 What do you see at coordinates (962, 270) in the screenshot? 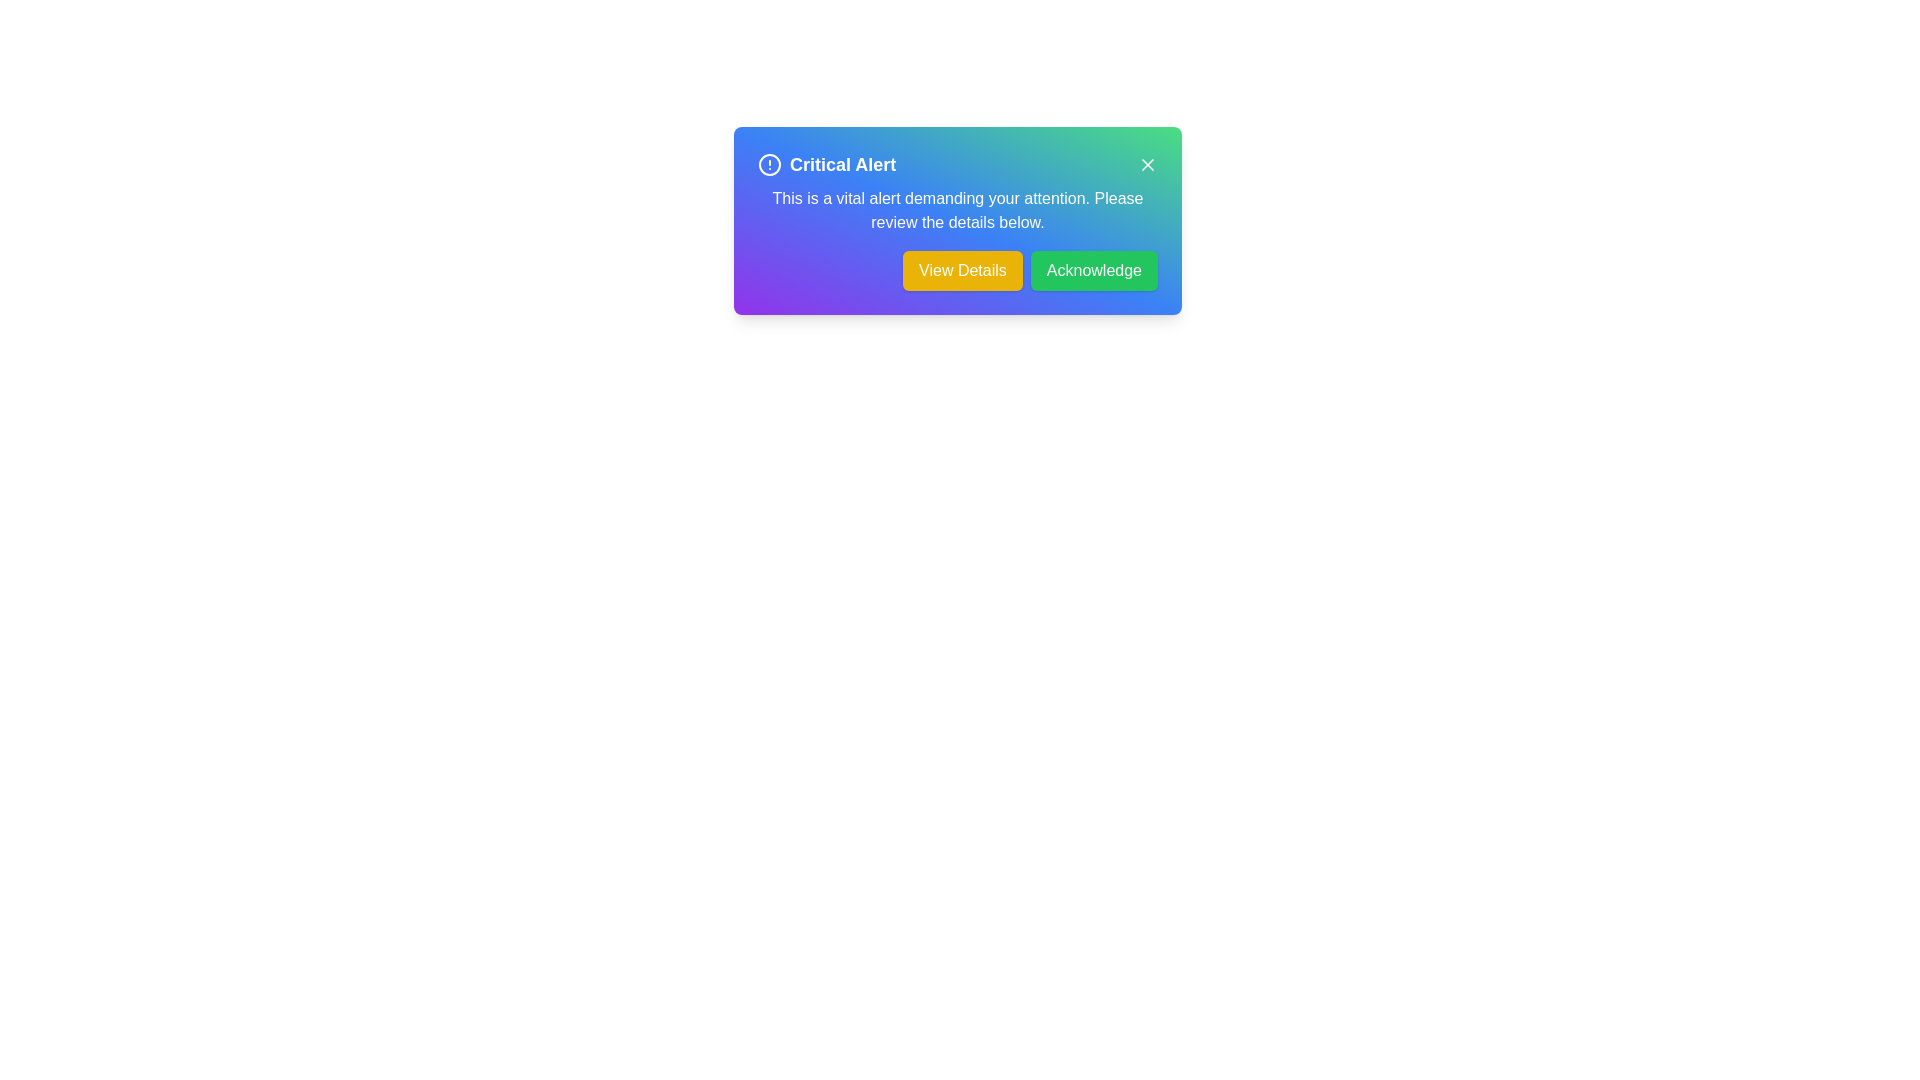
I see `the first button located near the bottom of the alert dialog box` at bounding box center [962, 270].